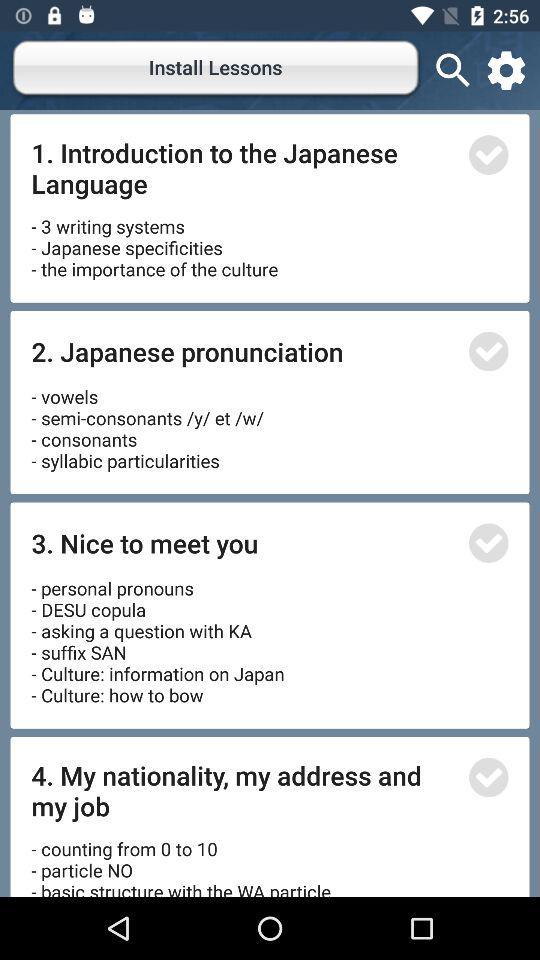 This screenshot has height=960, width=540. What do you see at coordinates (149, 422) in the screenshot?
I see `icon above the 3 nice to icon` at bounding box center [149, 422].